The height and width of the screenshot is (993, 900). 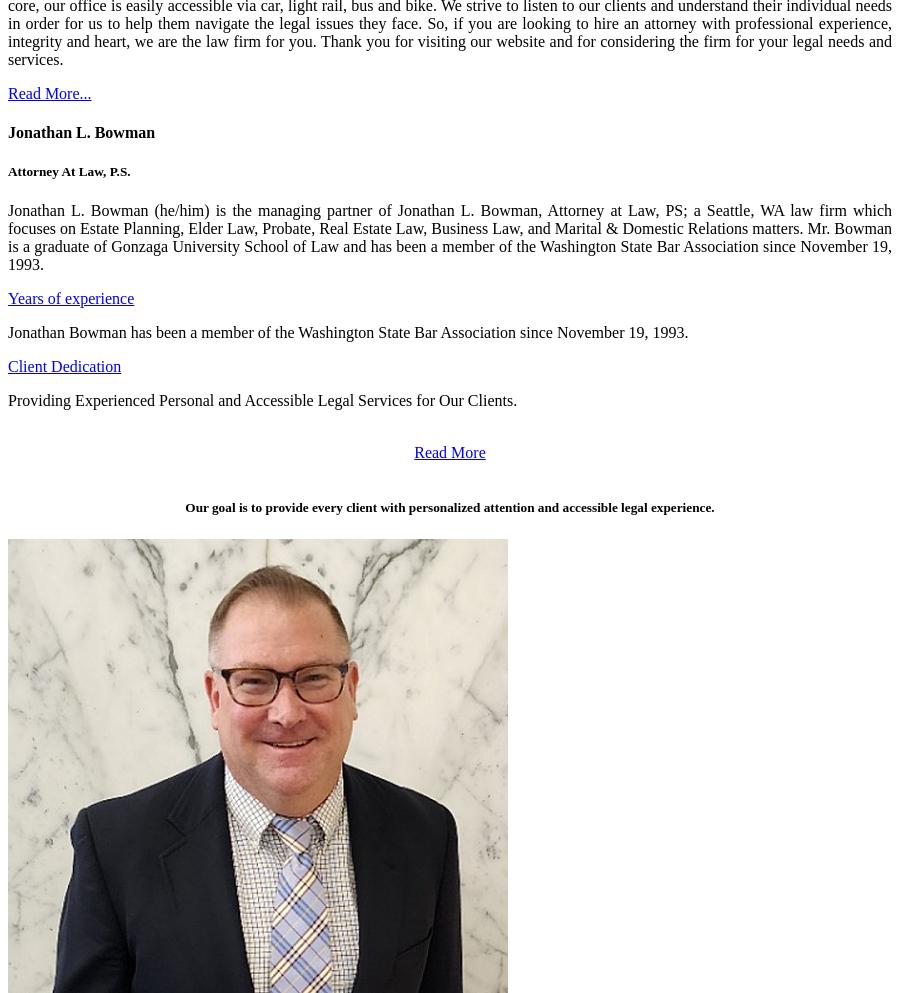 I want to click on 'Jonathan L. Bowman (he/him) is the managing partner of Jonathan L. Bowman, Attorney at Law, PS; a Seattle, WA law firm which focuses on Estate Planning, Elder Law, Probate, Real Estate Law, Business Law, and Marital & Domestic Relations matters. Mr. Bowman is a graduate of Gonzaga University School of Law and has been a member of the Washington State Bar Association since November 19, 1993.', so click(x=450, y=236).